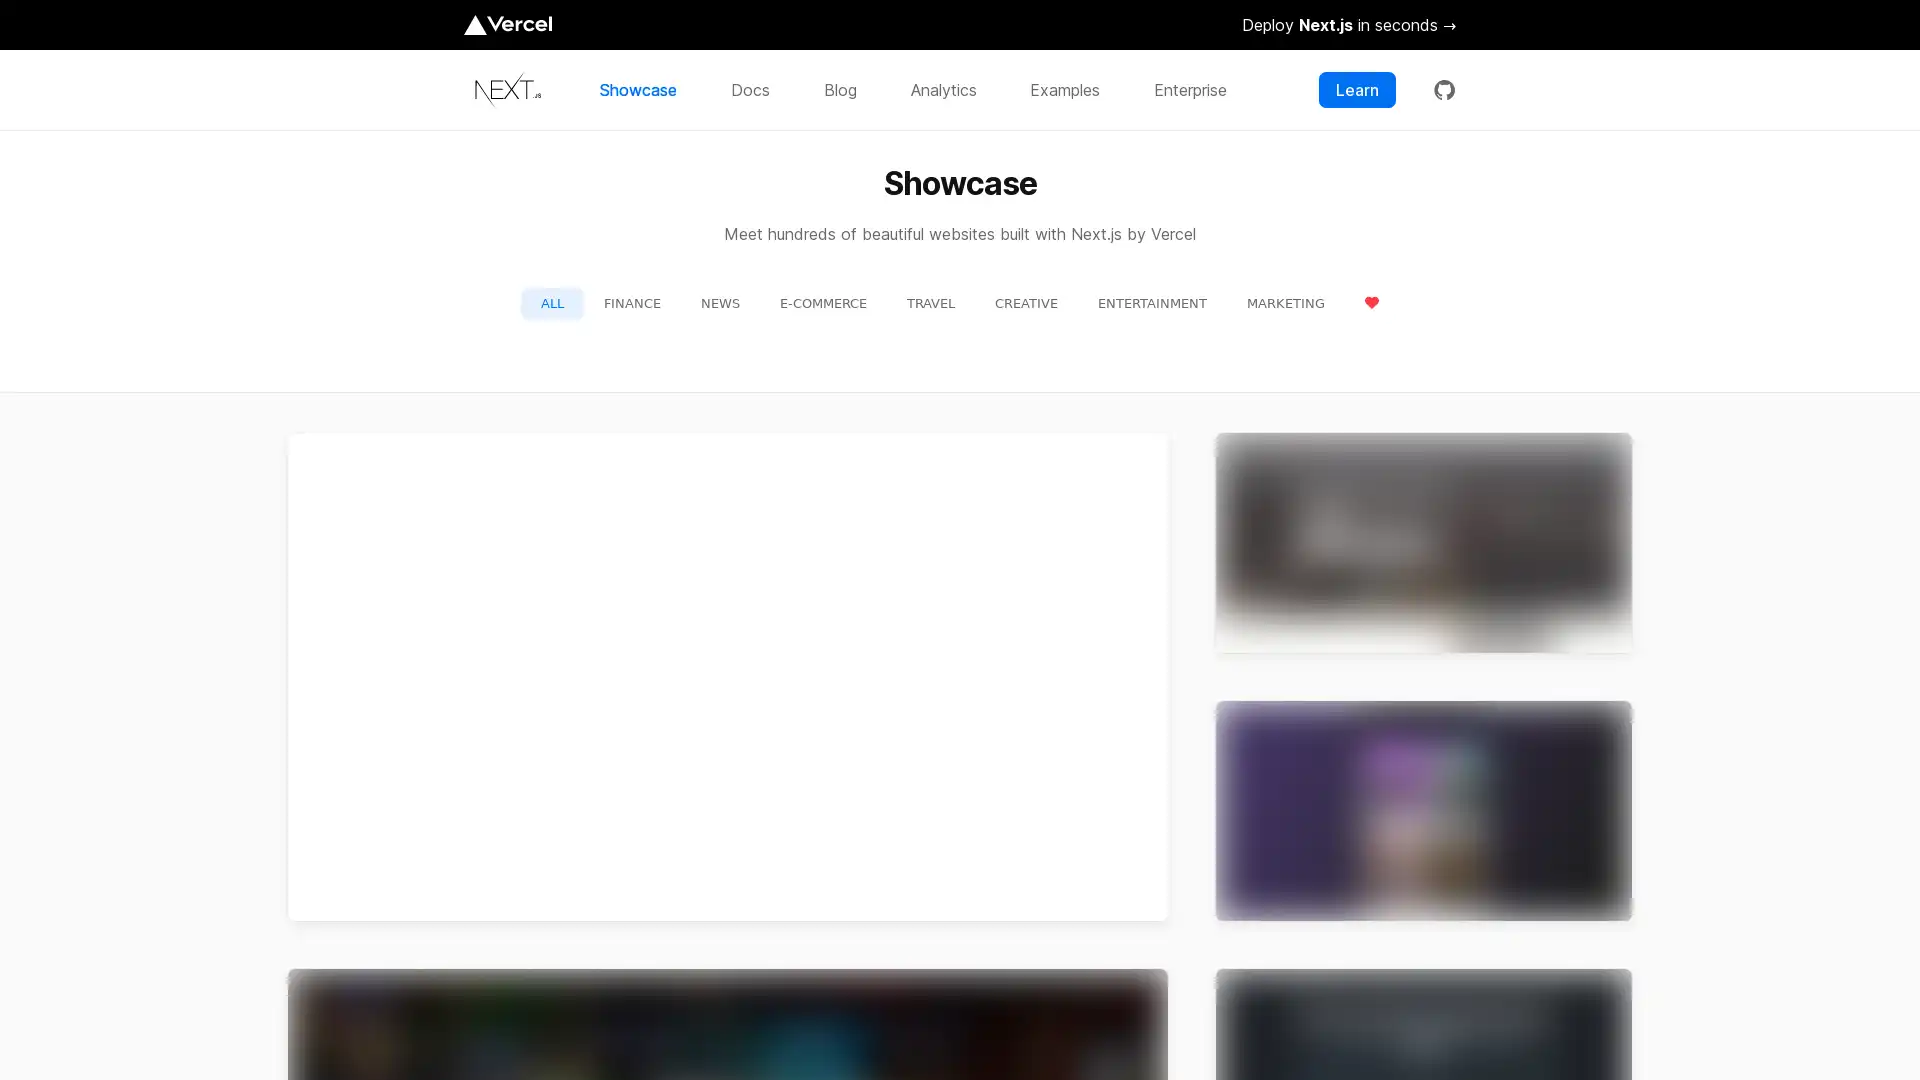 The width and height of the screenshot is (1920, 1080). What do you see at coordinates (1286, 303) in the screenshot?
I see `MARKETING` at bounding box center [1286, 303].